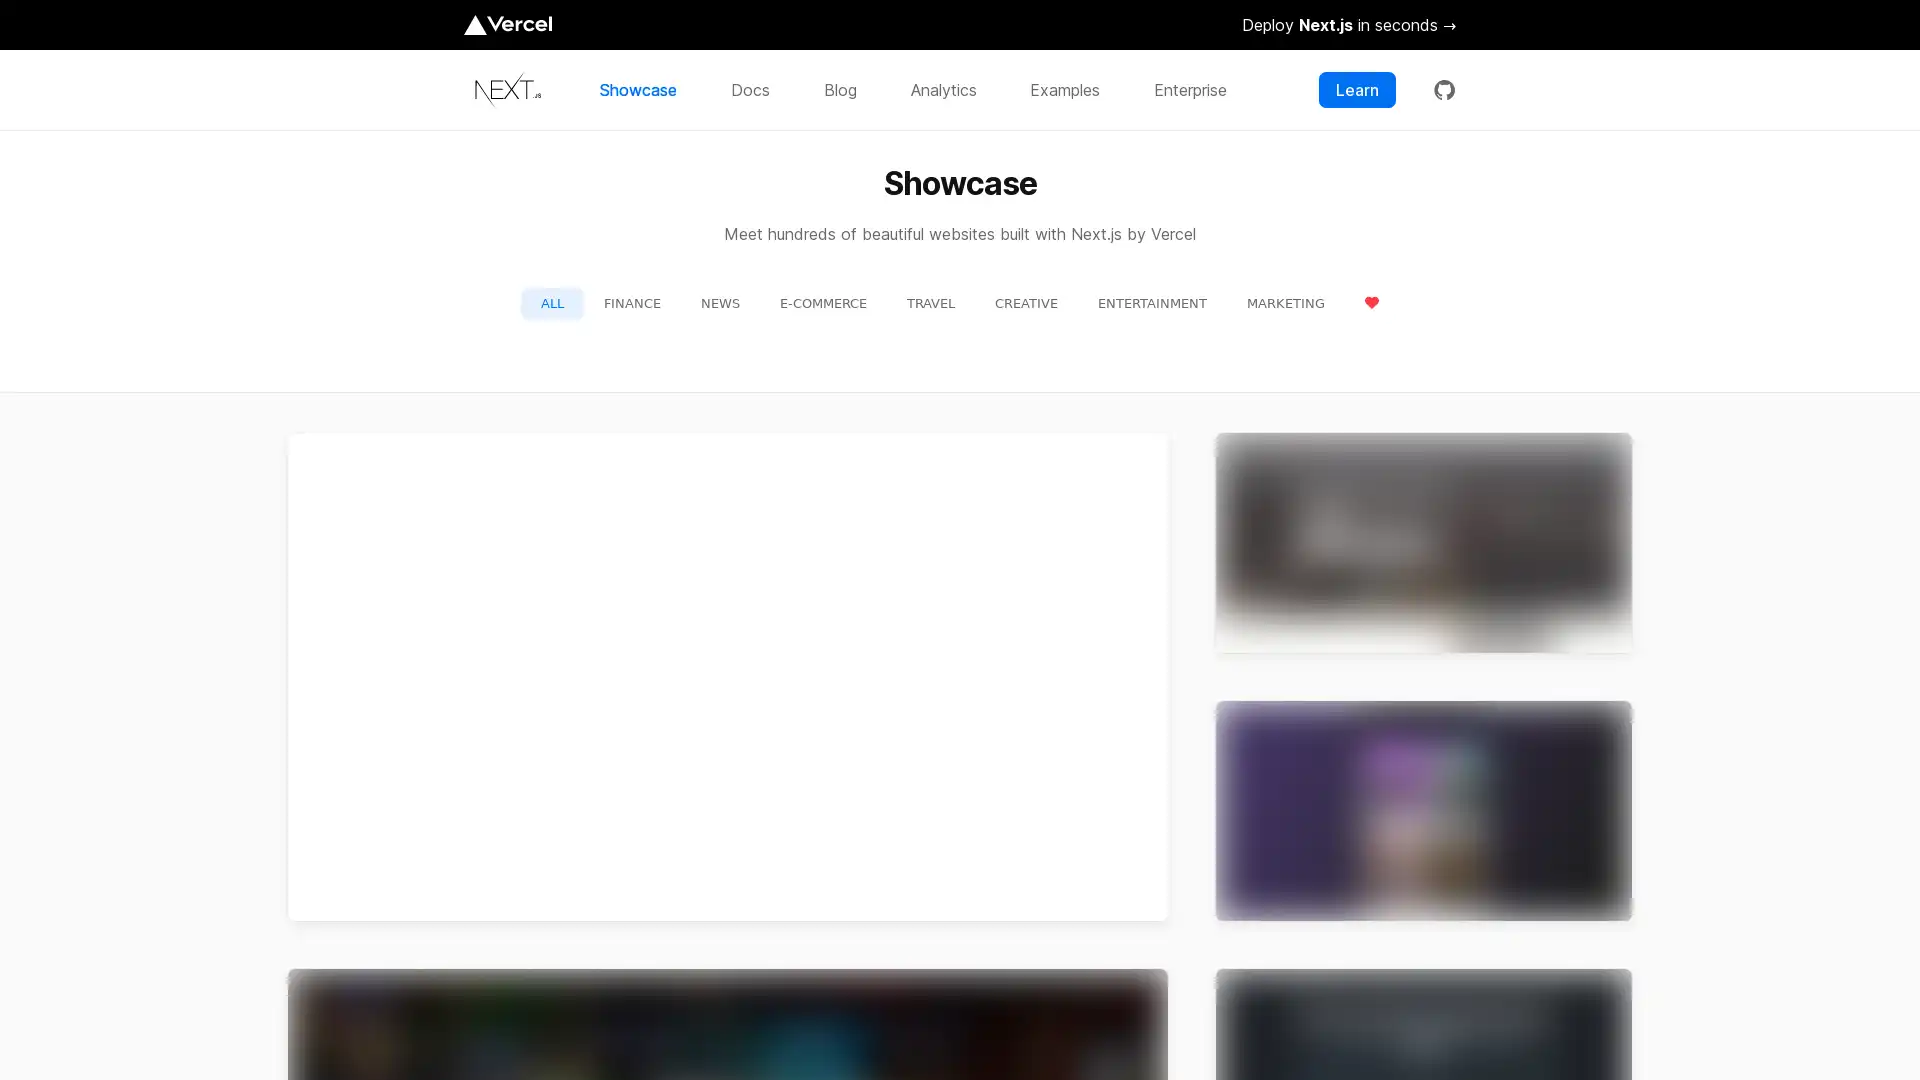 The width and height of the screenshot is (1920, 1080). What do you see at coordinates (1286, 303) in the screenshot?
I see `MARKETING` at bounding box center [1286, 303].